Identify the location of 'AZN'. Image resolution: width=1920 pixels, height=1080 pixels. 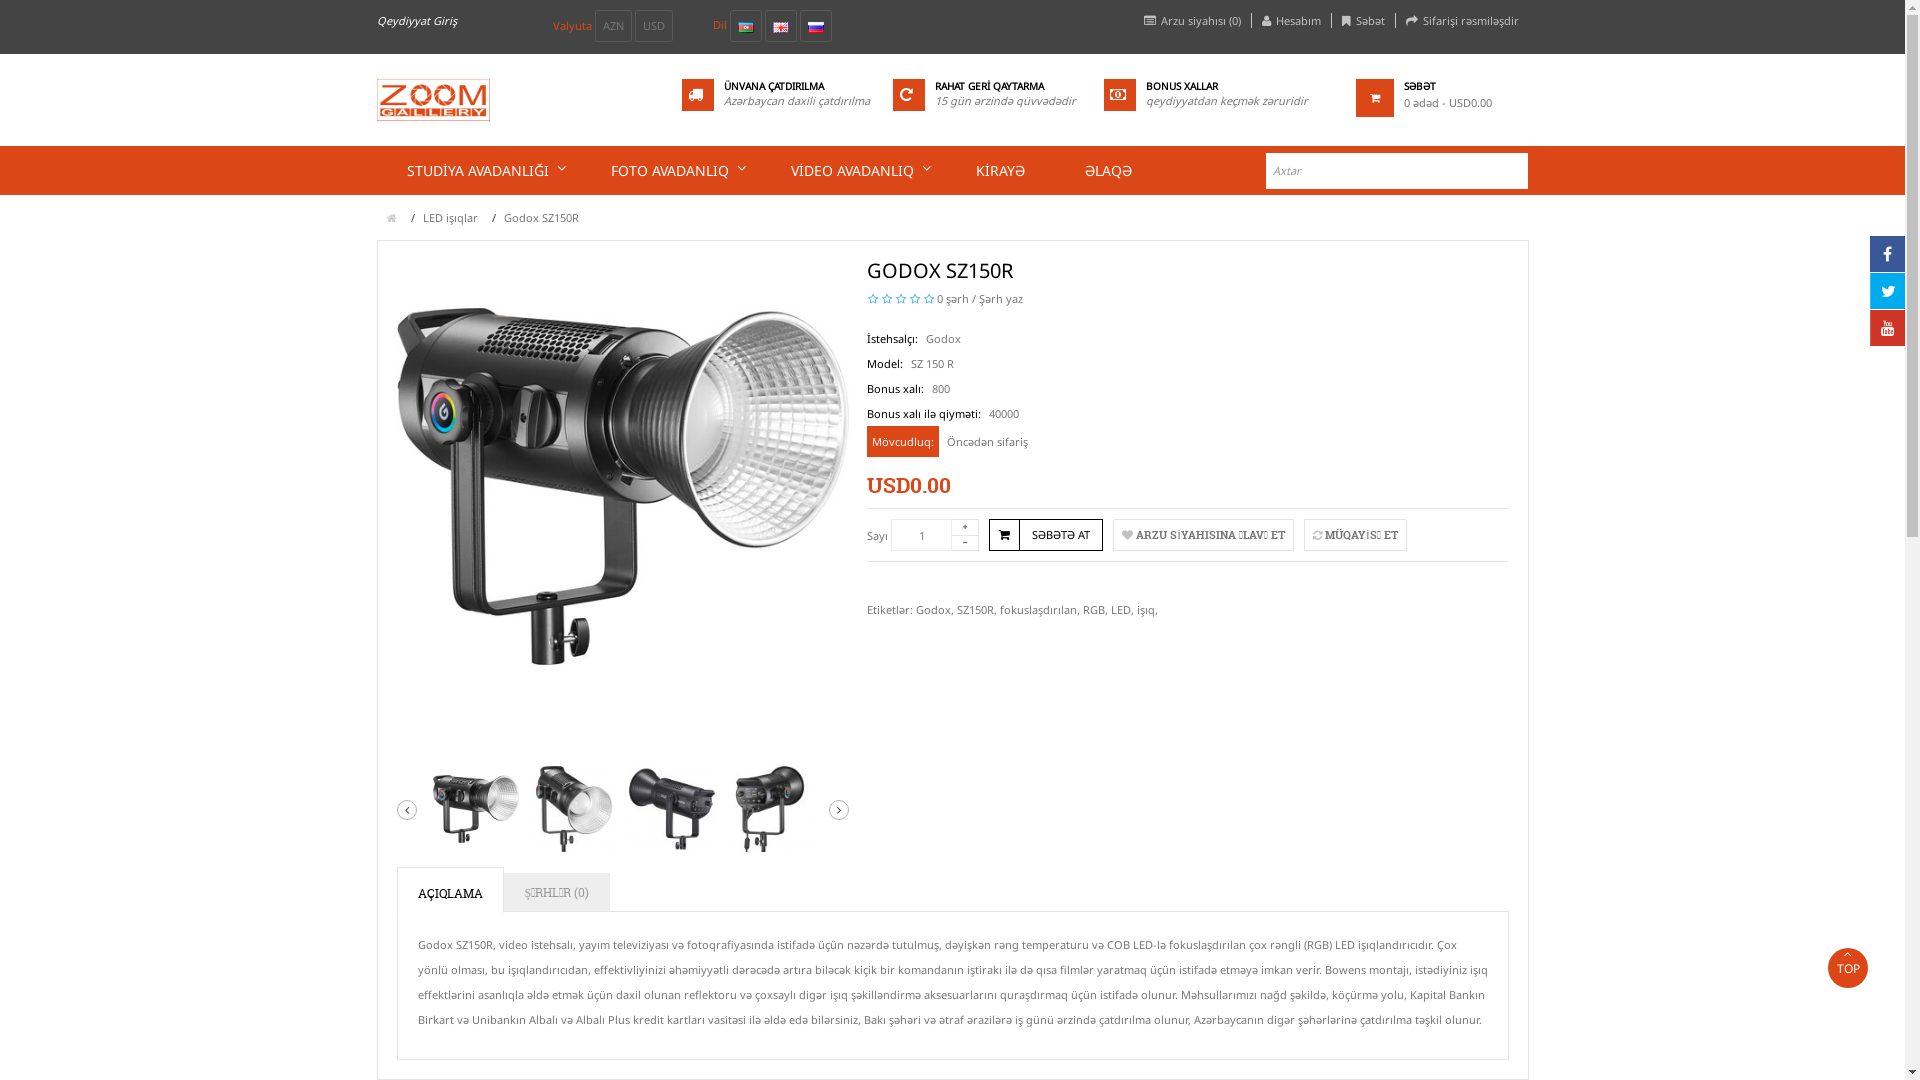
(593, 26).